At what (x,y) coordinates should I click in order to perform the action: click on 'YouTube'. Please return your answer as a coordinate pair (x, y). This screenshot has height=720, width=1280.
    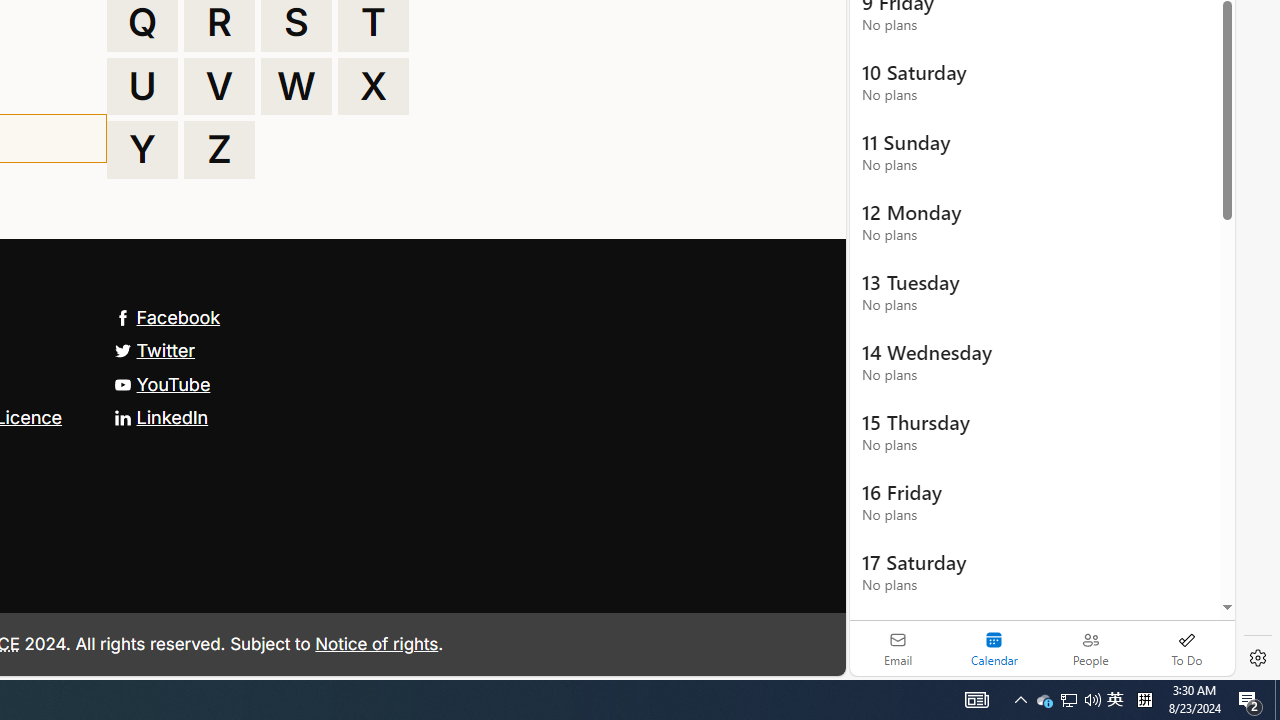
    Looking at the image, I should click on (162, 384).